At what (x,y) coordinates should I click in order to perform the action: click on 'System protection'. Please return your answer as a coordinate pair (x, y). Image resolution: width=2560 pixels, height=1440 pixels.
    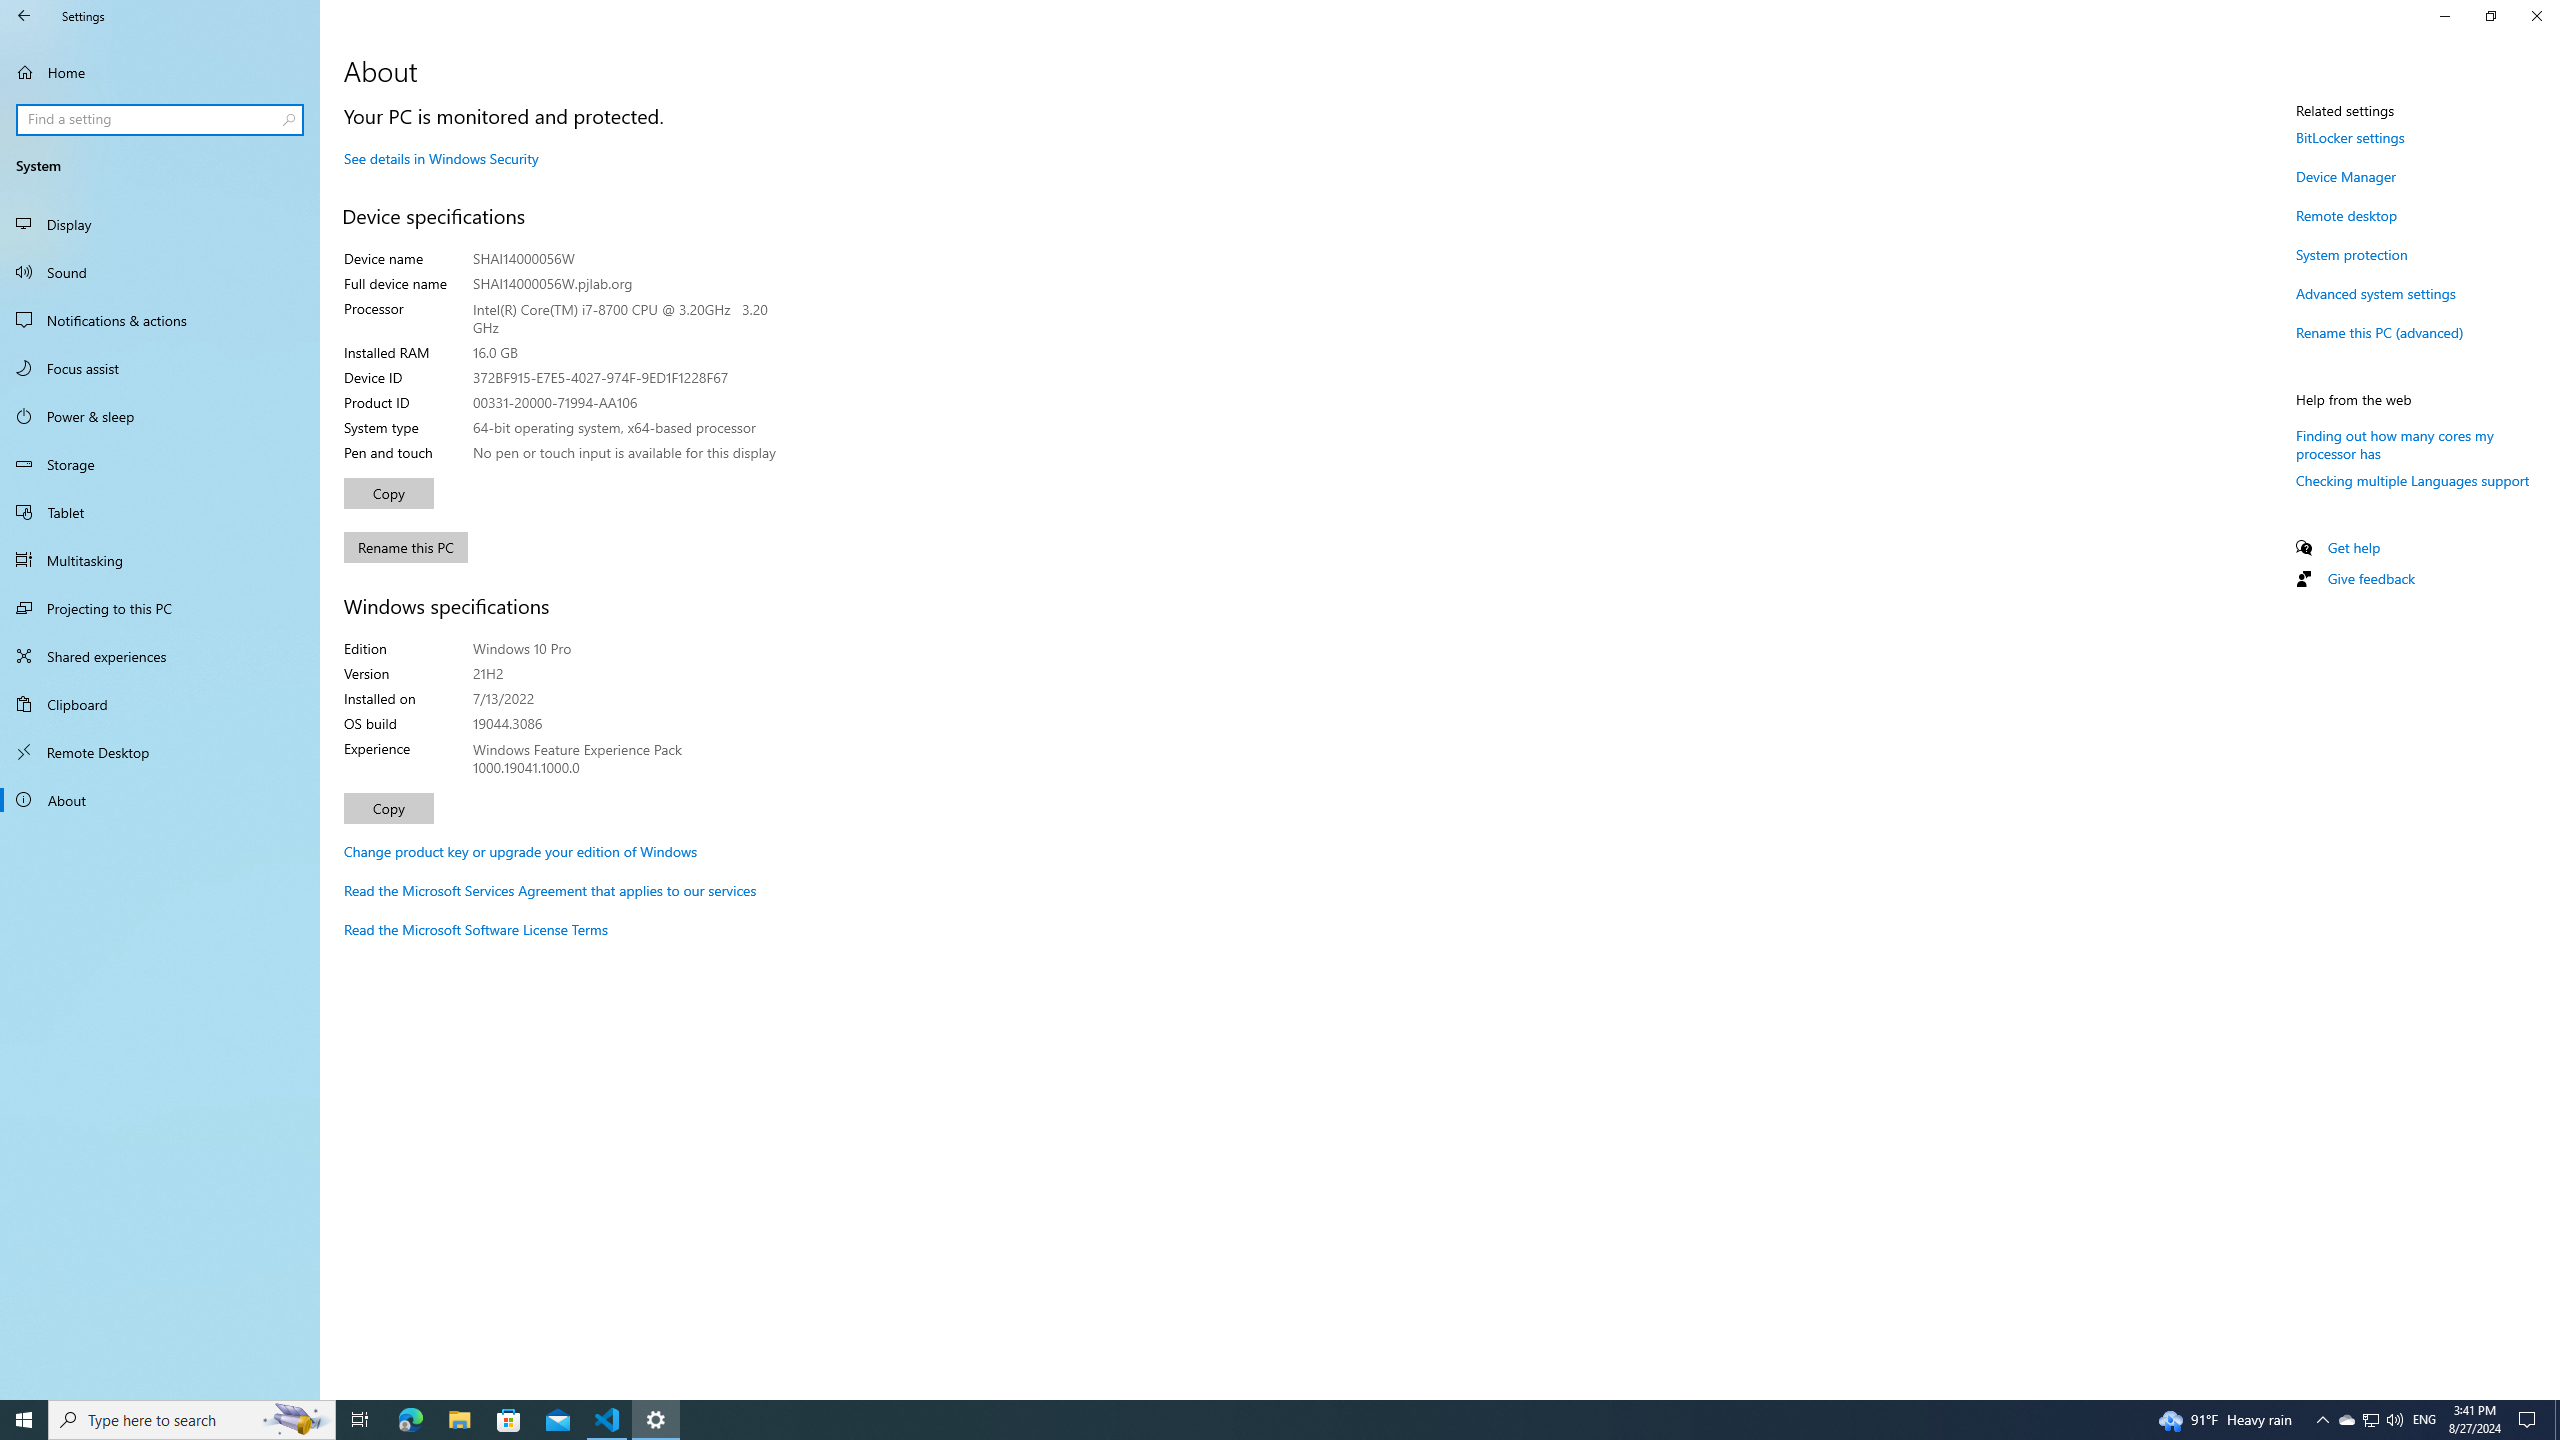
    Looking at the image, I should click on (2352, 253).